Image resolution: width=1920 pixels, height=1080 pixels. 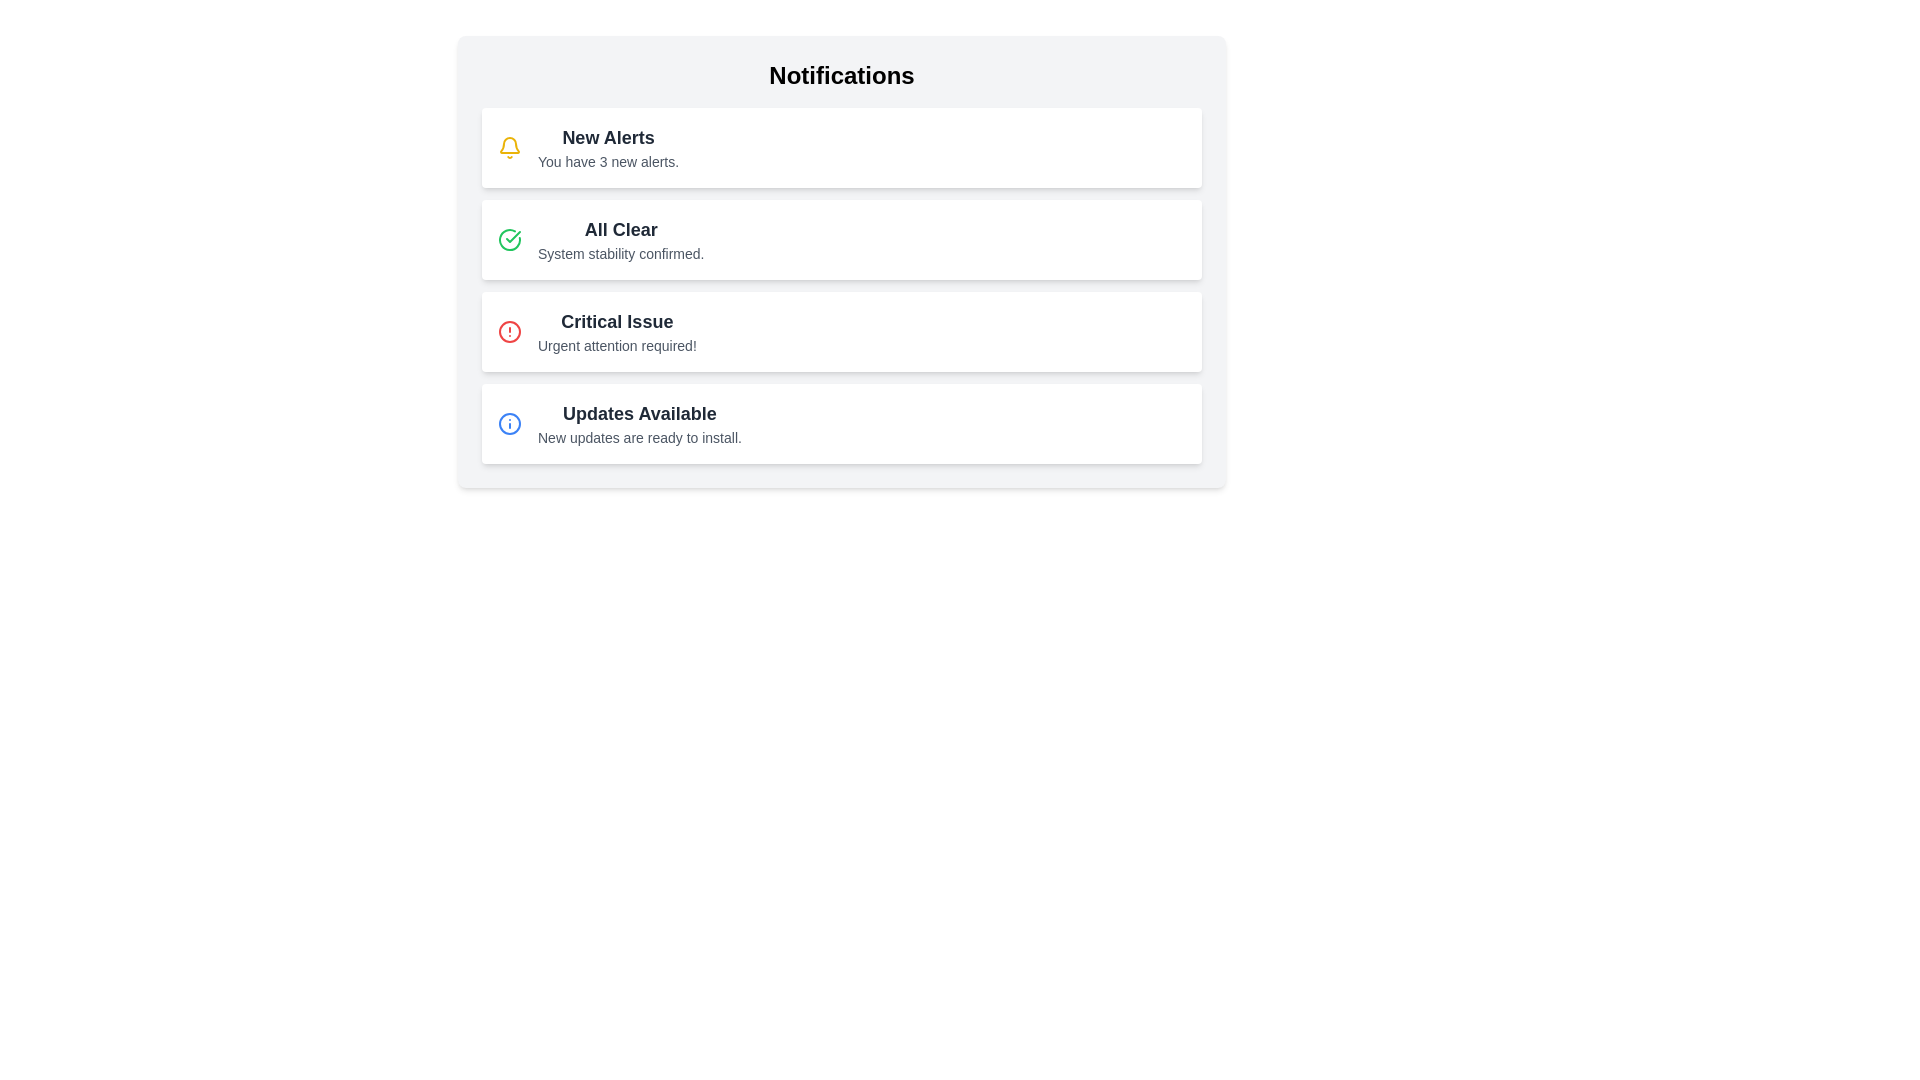 I want to click on the first notification item in the top-left section of the notification interface that displays a summary of new alerts, so click(x=607, y=146).